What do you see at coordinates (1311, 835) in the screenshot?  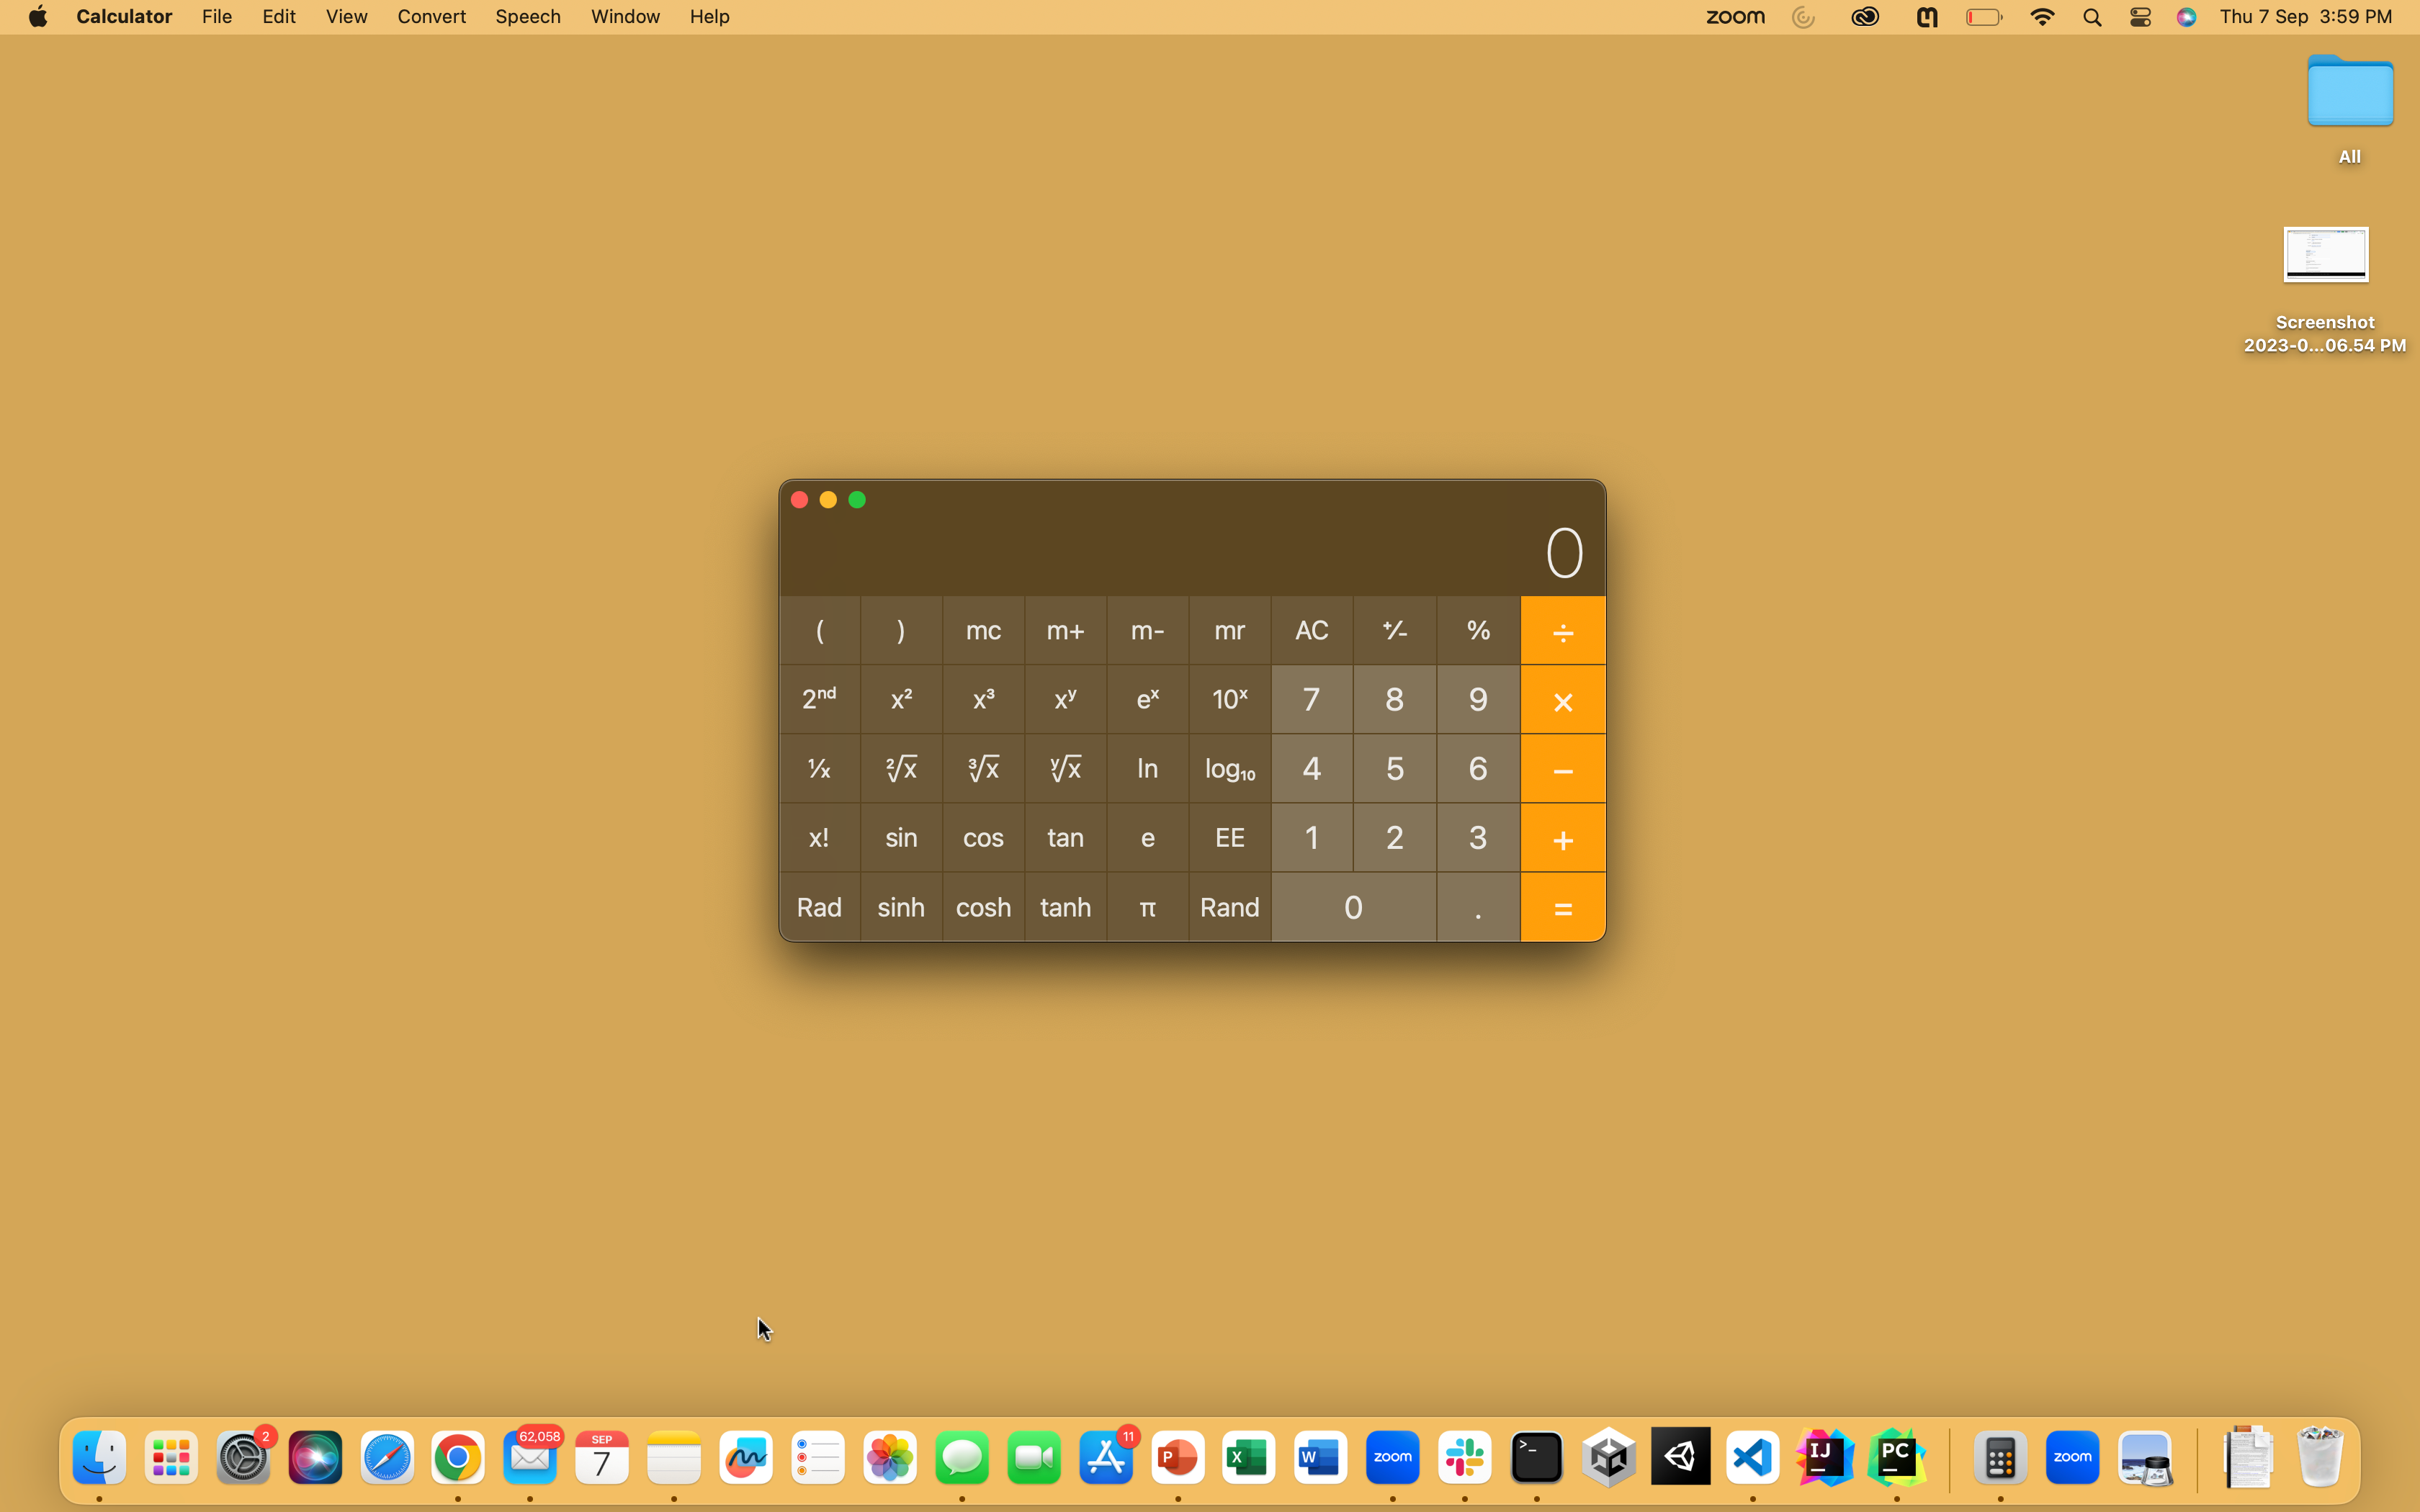 I see `Calculate the natural logarithm of 10` at bounding box center [1311, 835].